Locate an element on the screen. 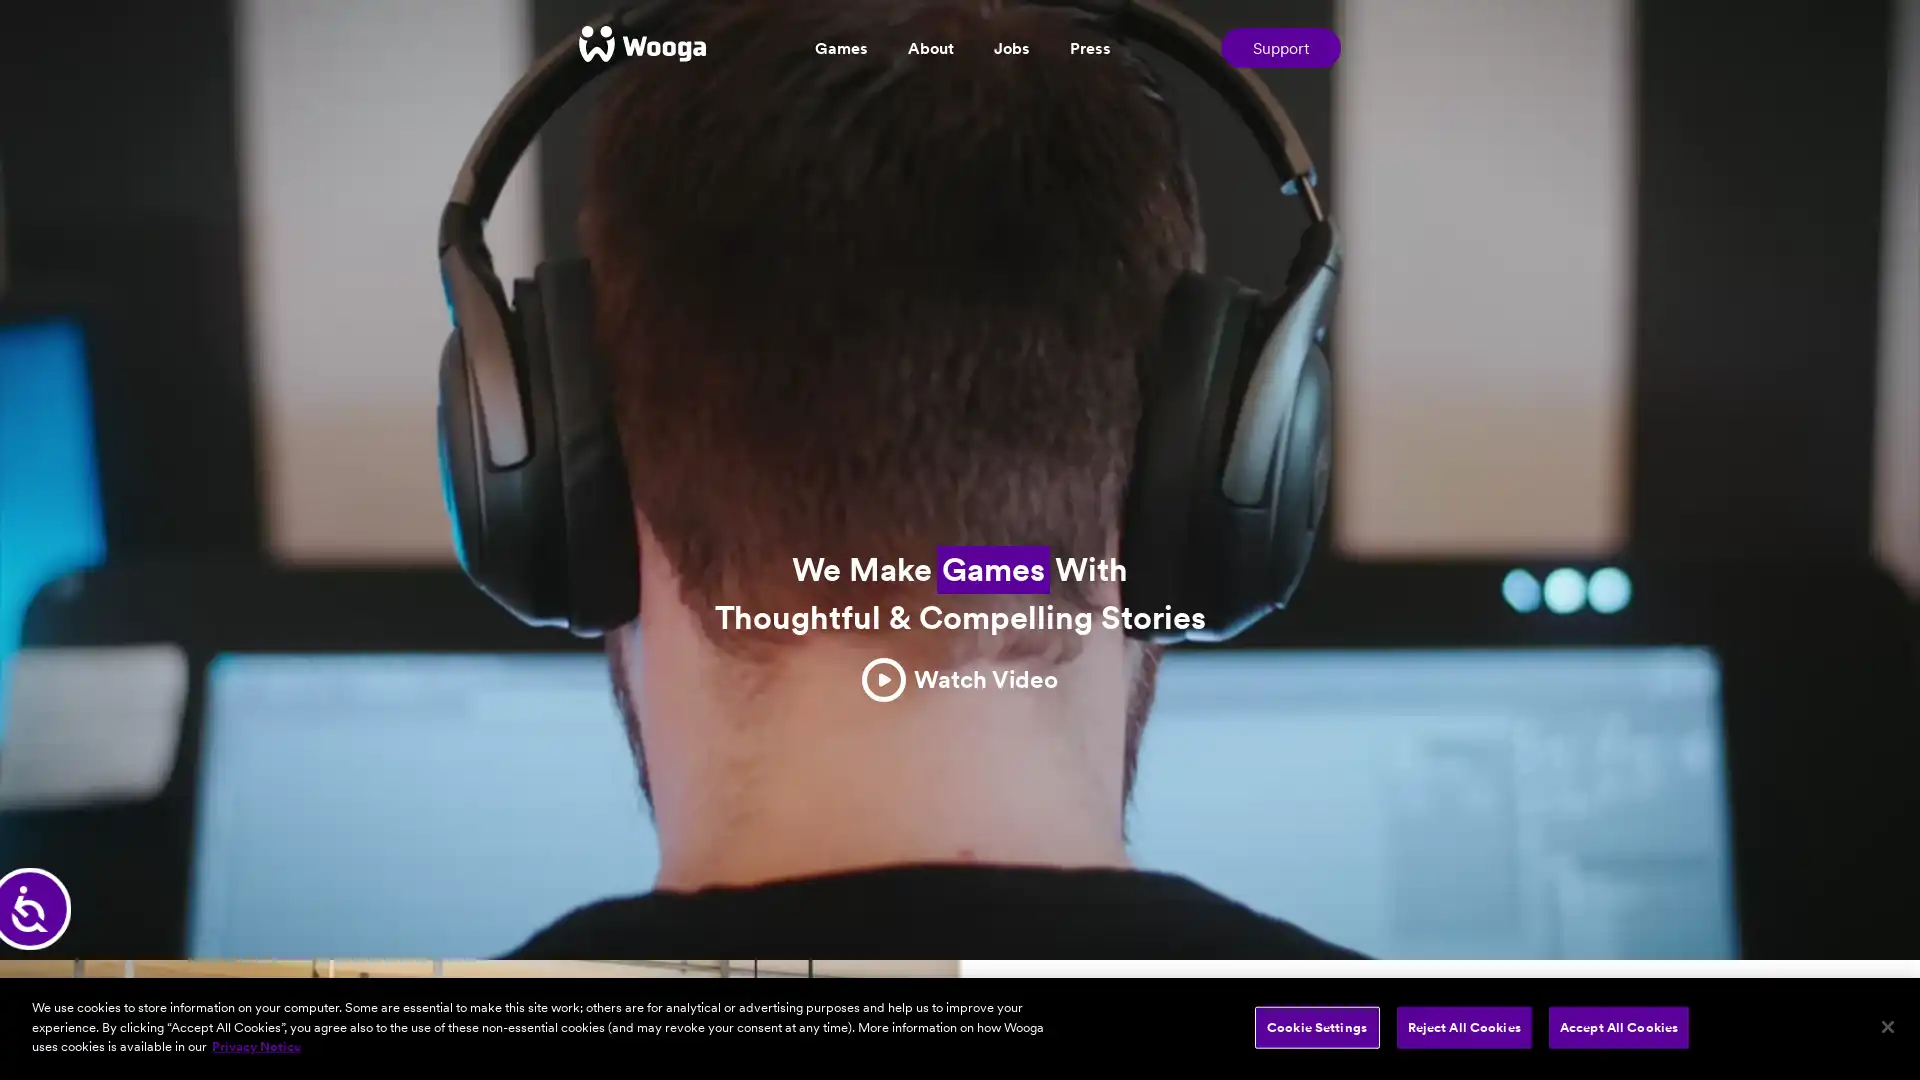 The image size is (1920, 1080). Reject All Cookies is located at coordinates (1463, 1026).